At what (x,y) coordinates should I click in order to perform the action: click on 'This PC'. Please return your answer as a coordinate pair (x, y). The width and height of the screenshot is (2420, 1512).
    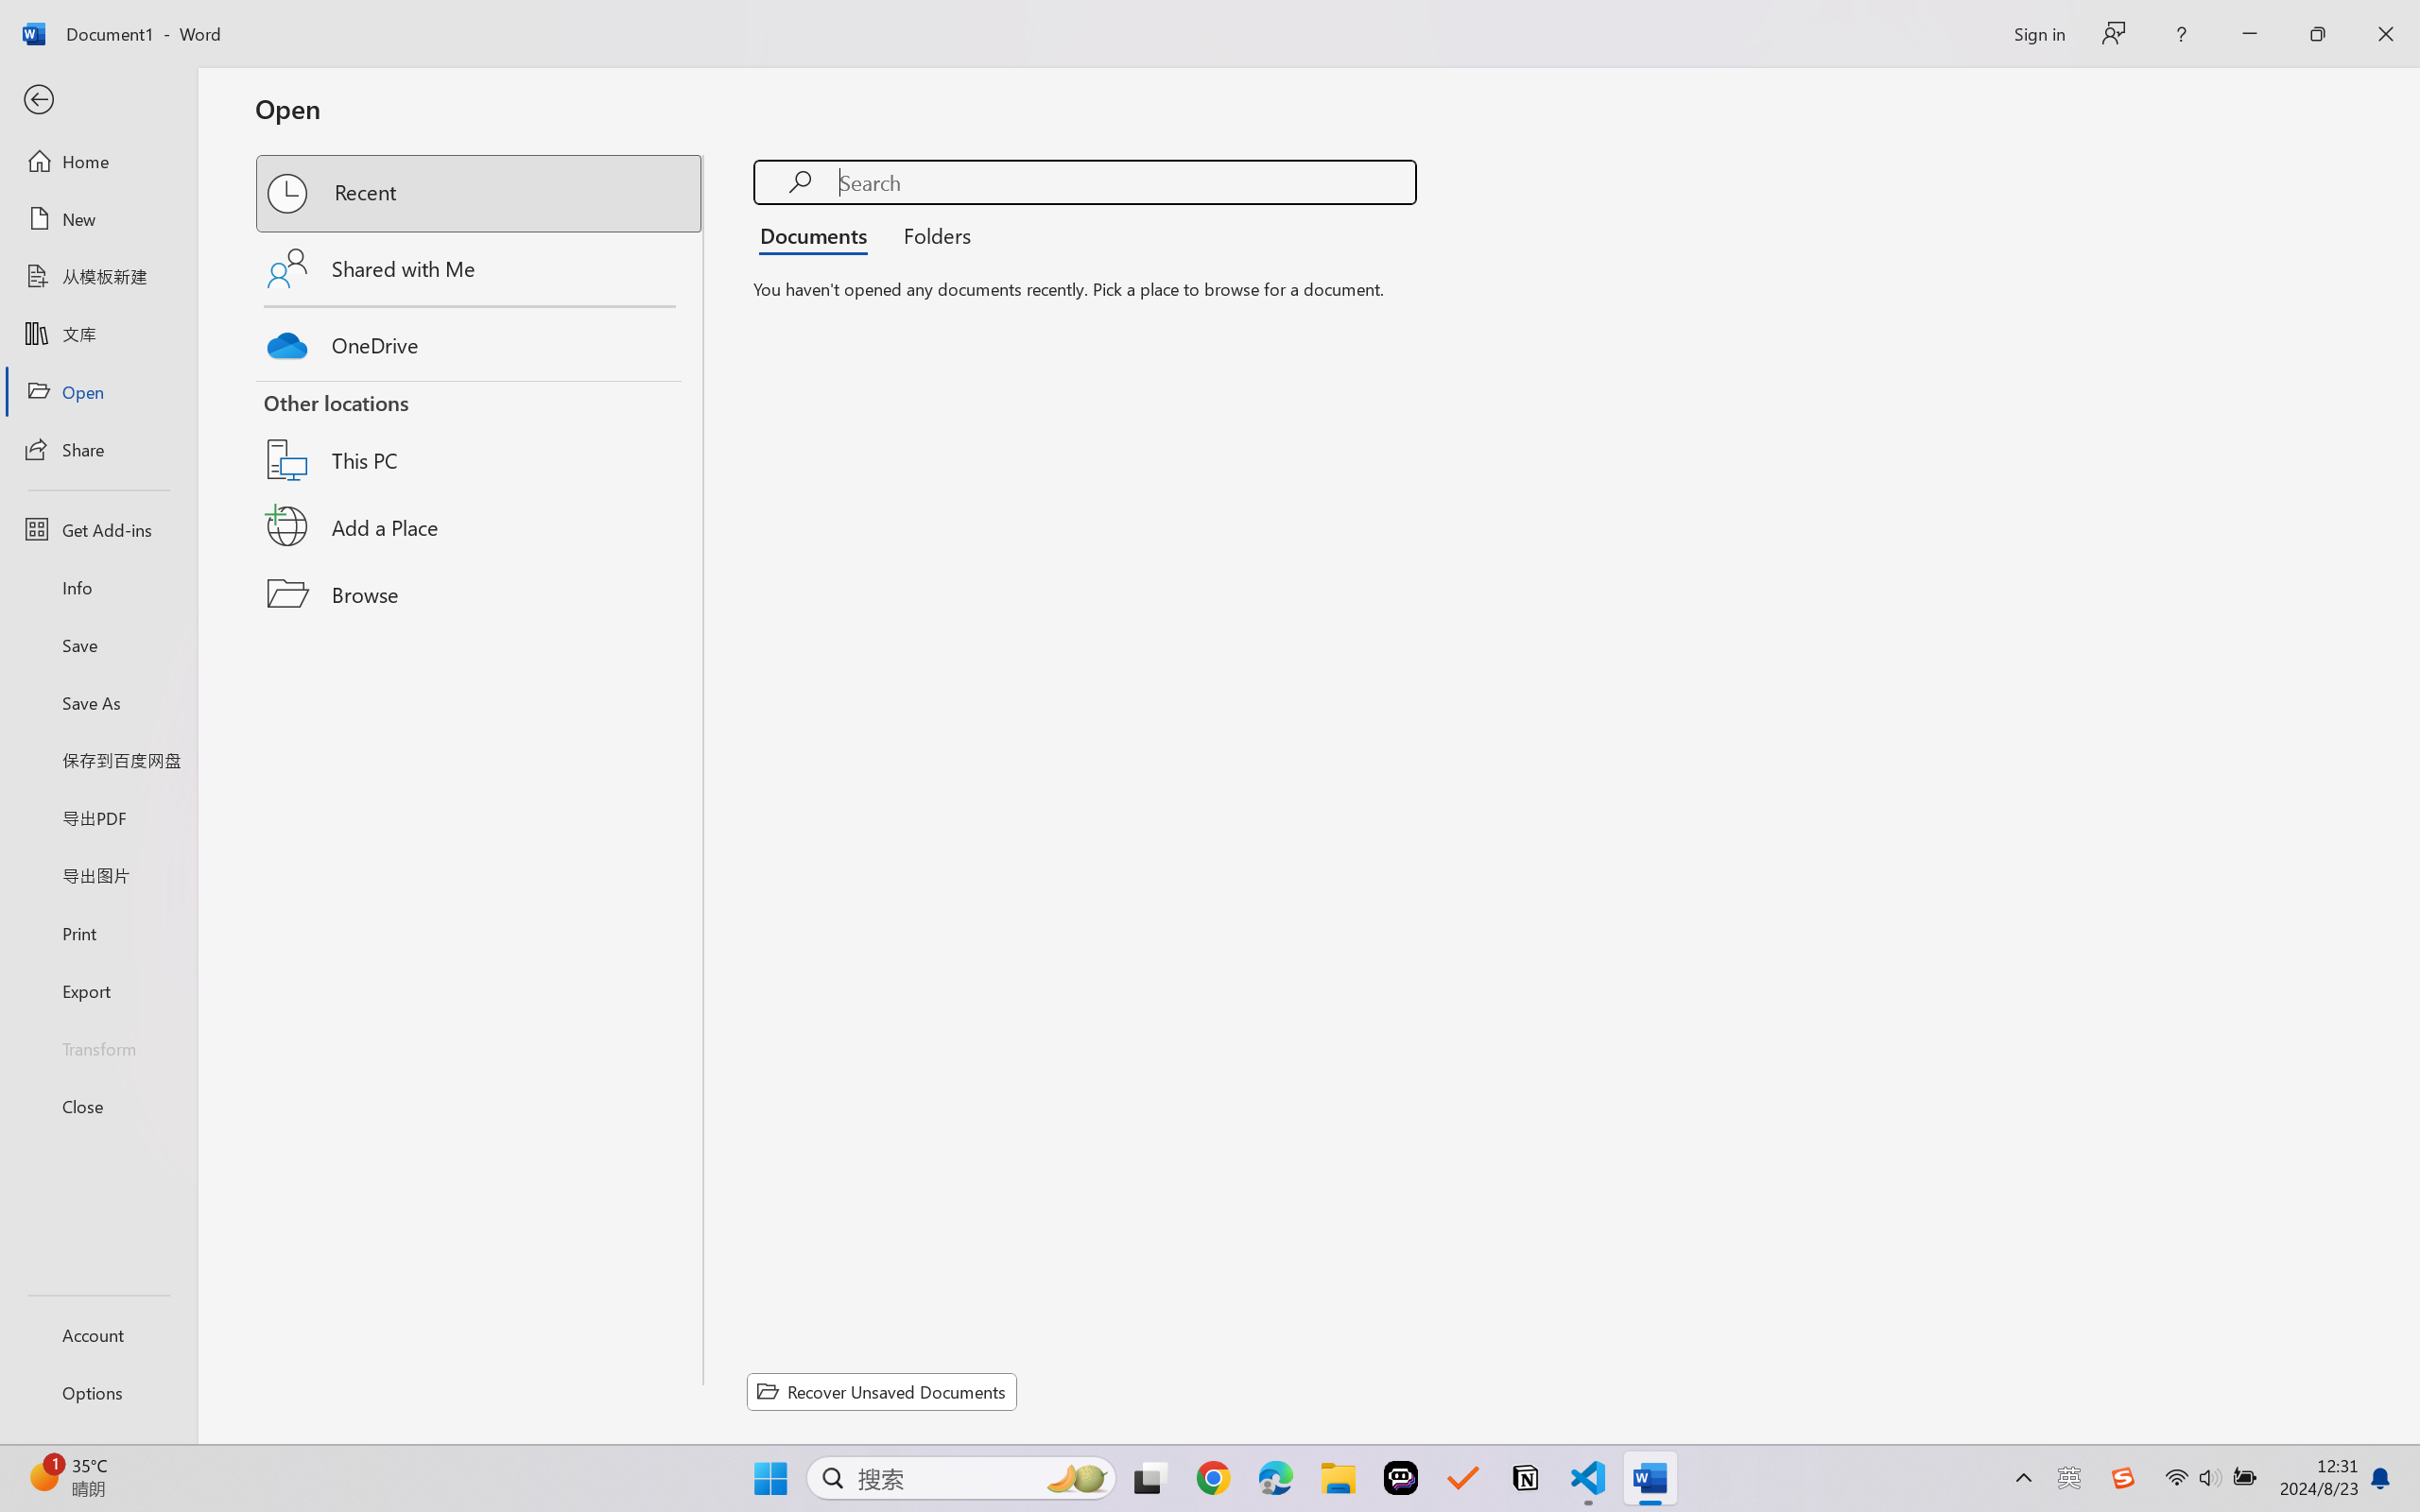
    Looking at the image, I should click on (480, 435).